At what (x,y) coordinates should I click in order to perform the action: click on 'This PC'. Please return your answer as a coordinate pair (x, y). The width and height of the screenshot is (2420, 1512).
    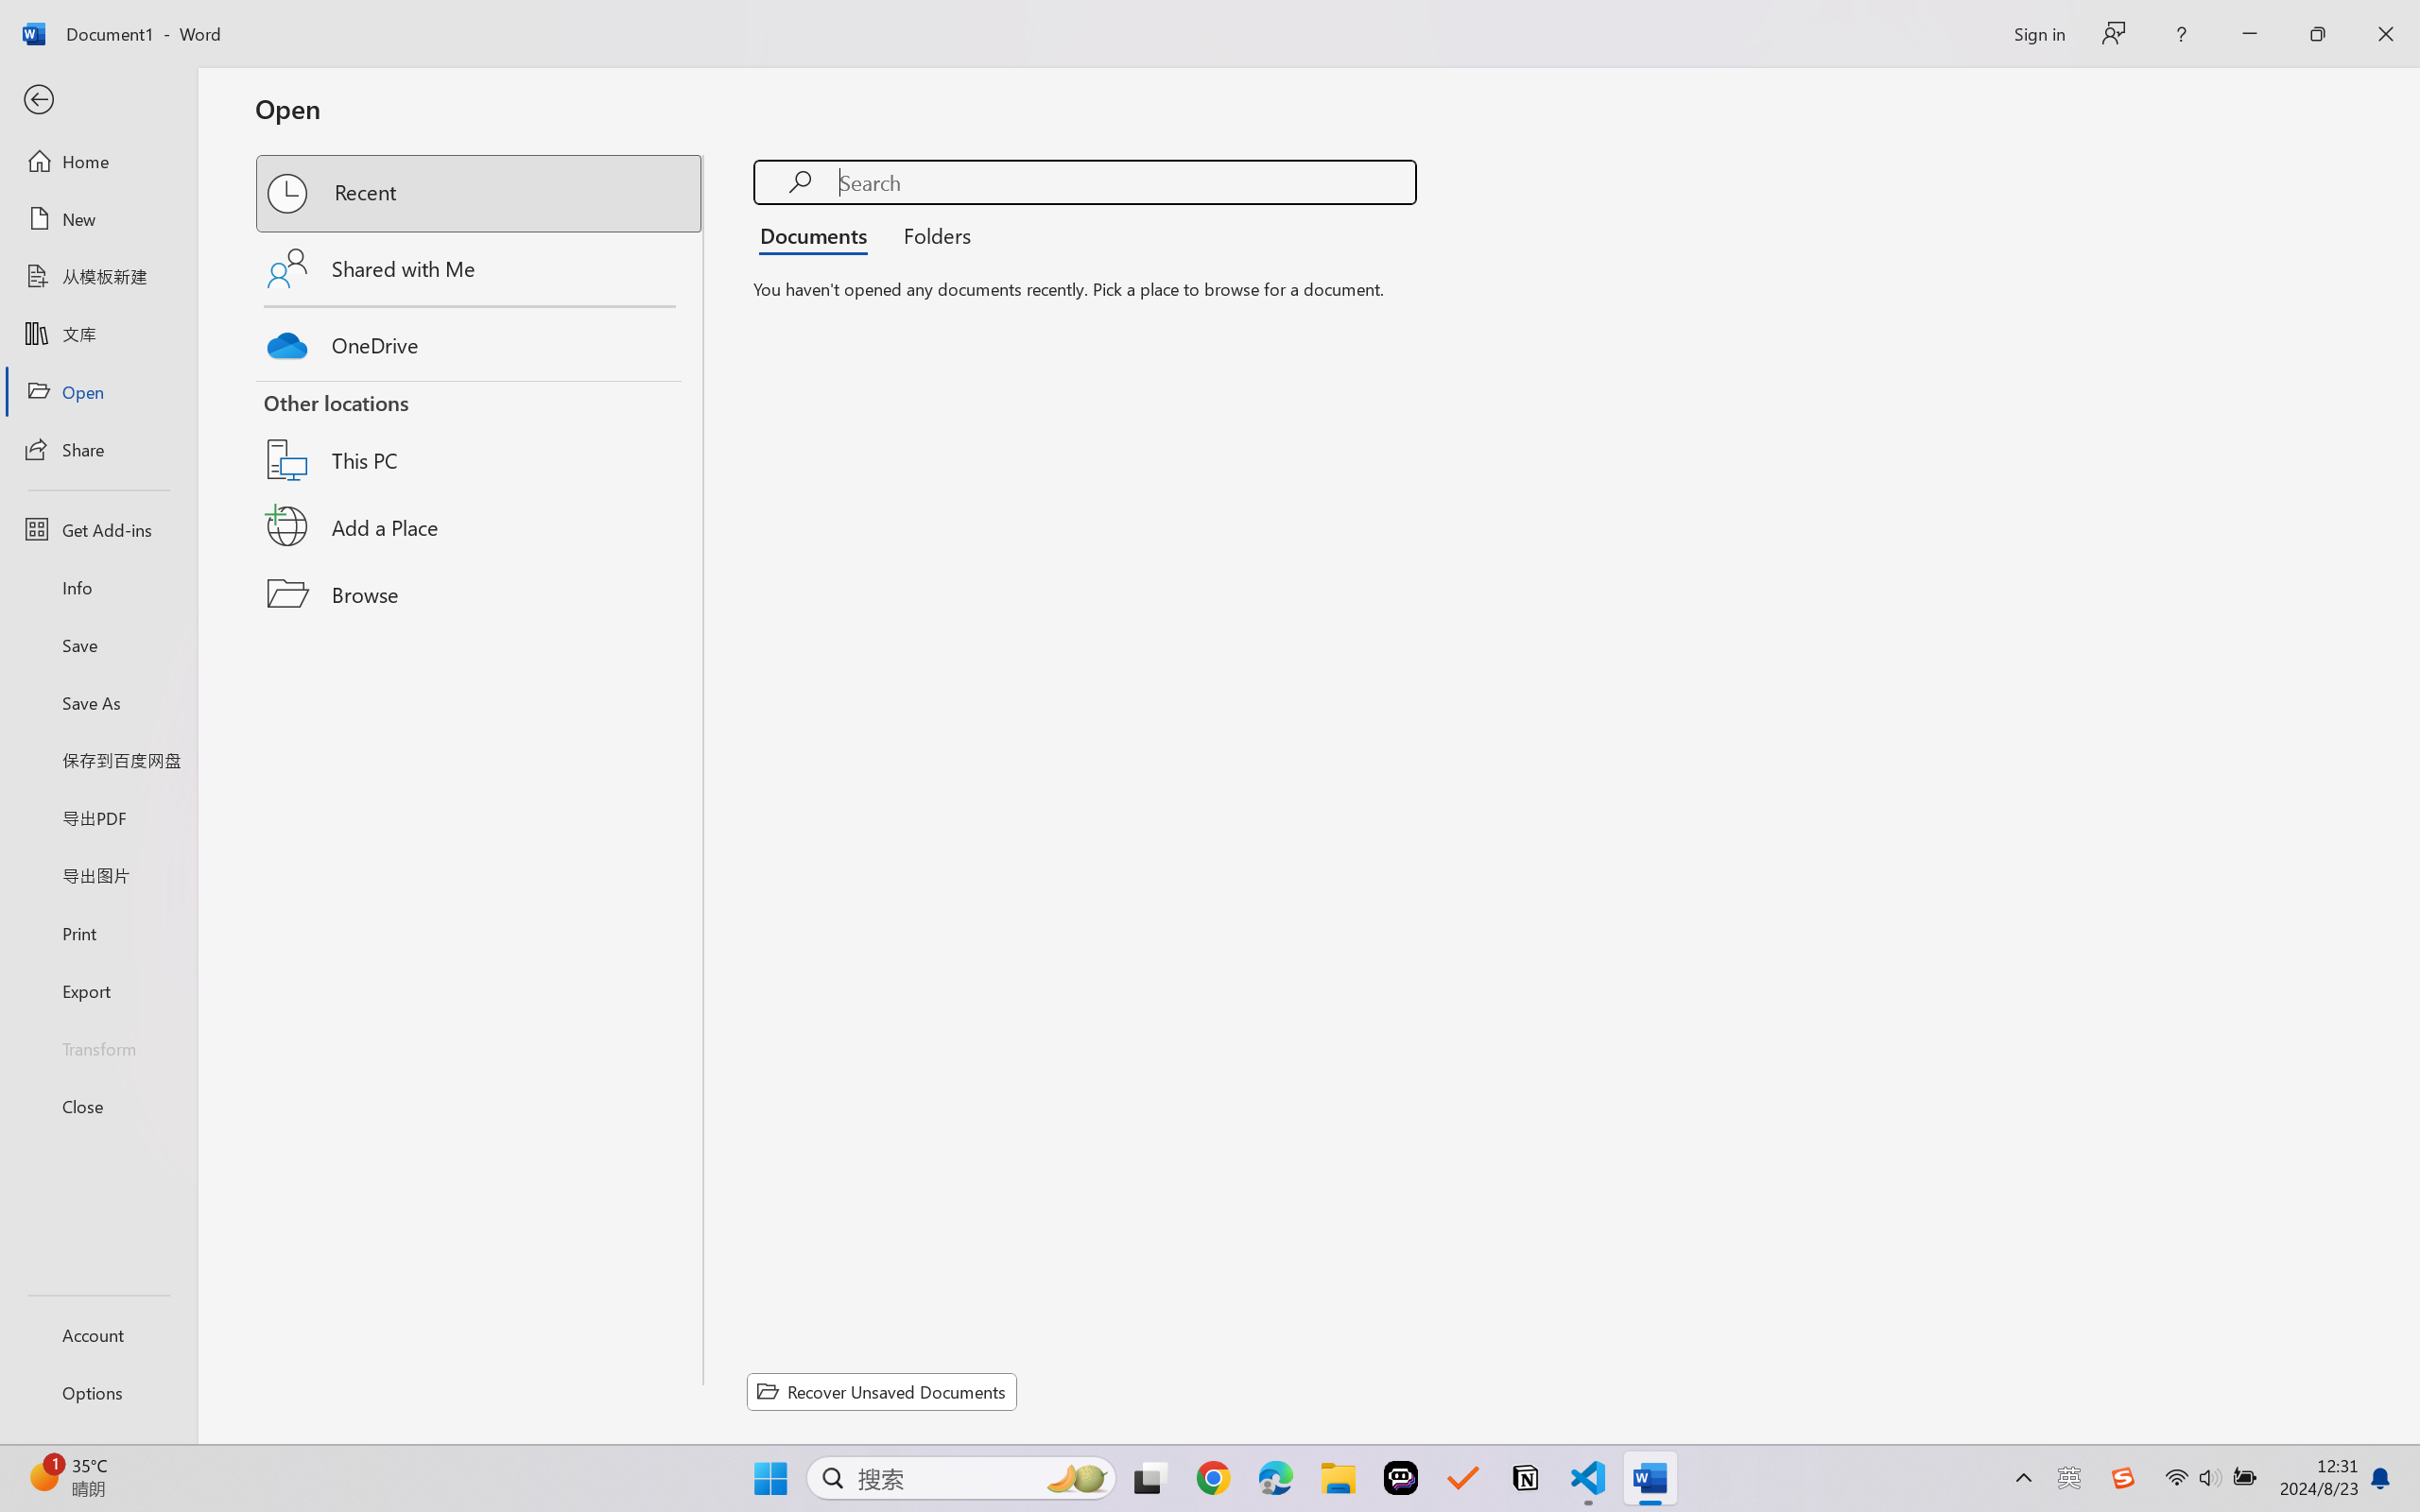
    Looking at the image, I should click on (480, 435).